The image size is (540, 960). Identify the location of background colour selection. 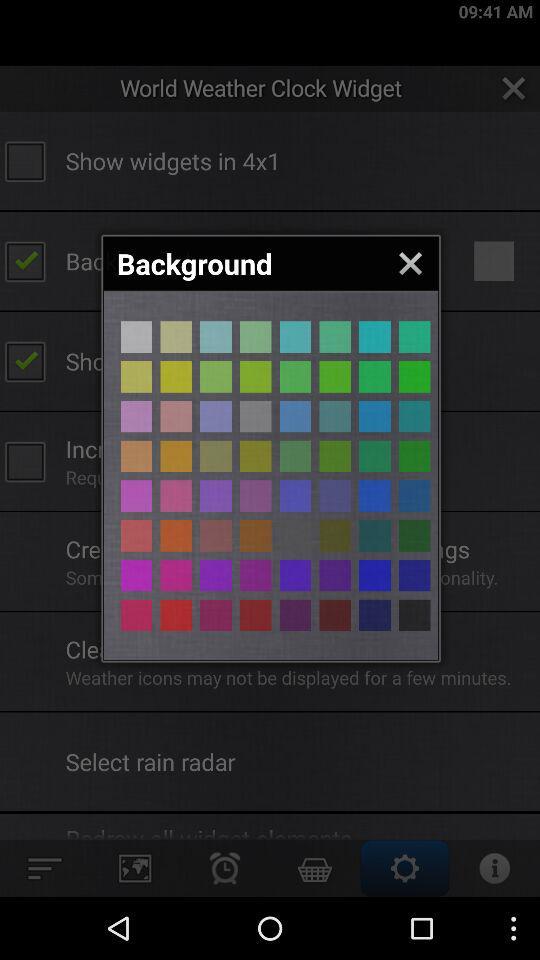
(294, 456).